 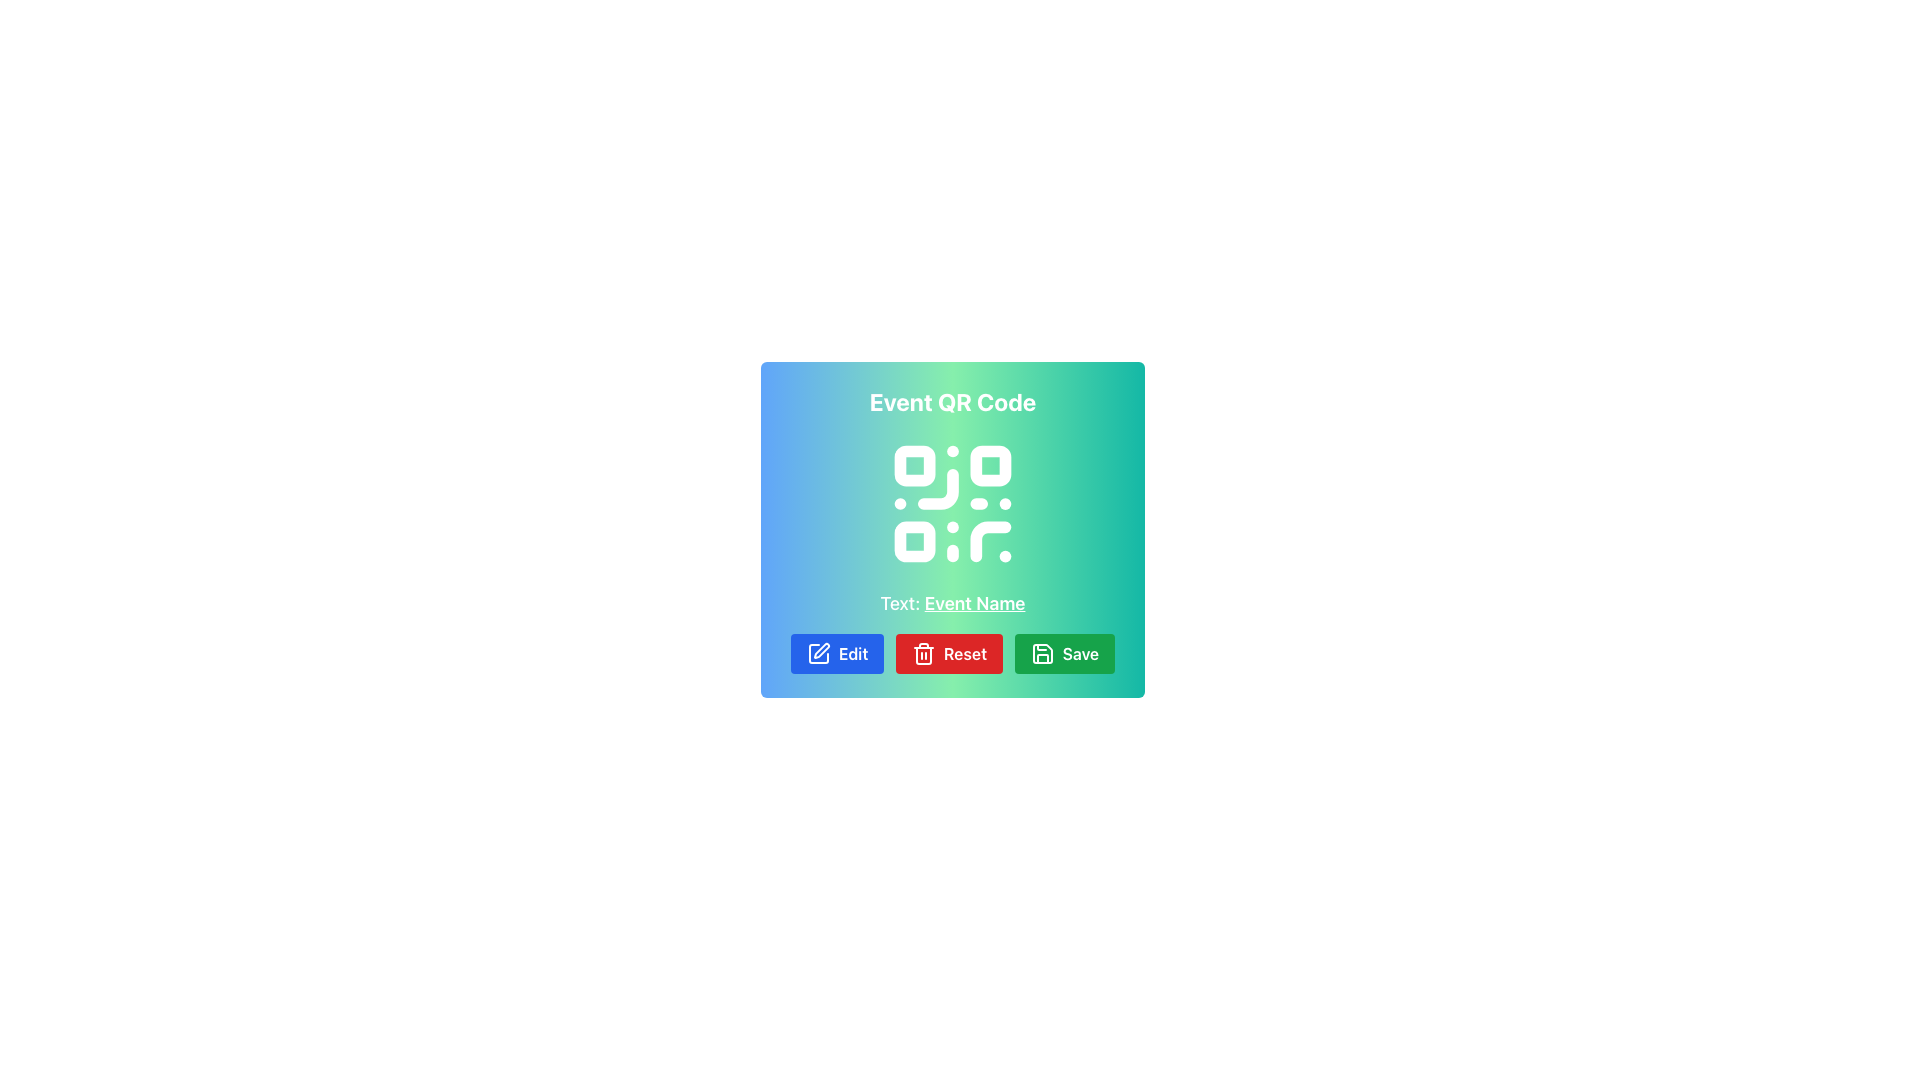 I want to click on the pen icon located to the left of the 'Edit' button in the button group below the 'Event QR Code' section, so click(x=818, y=654).